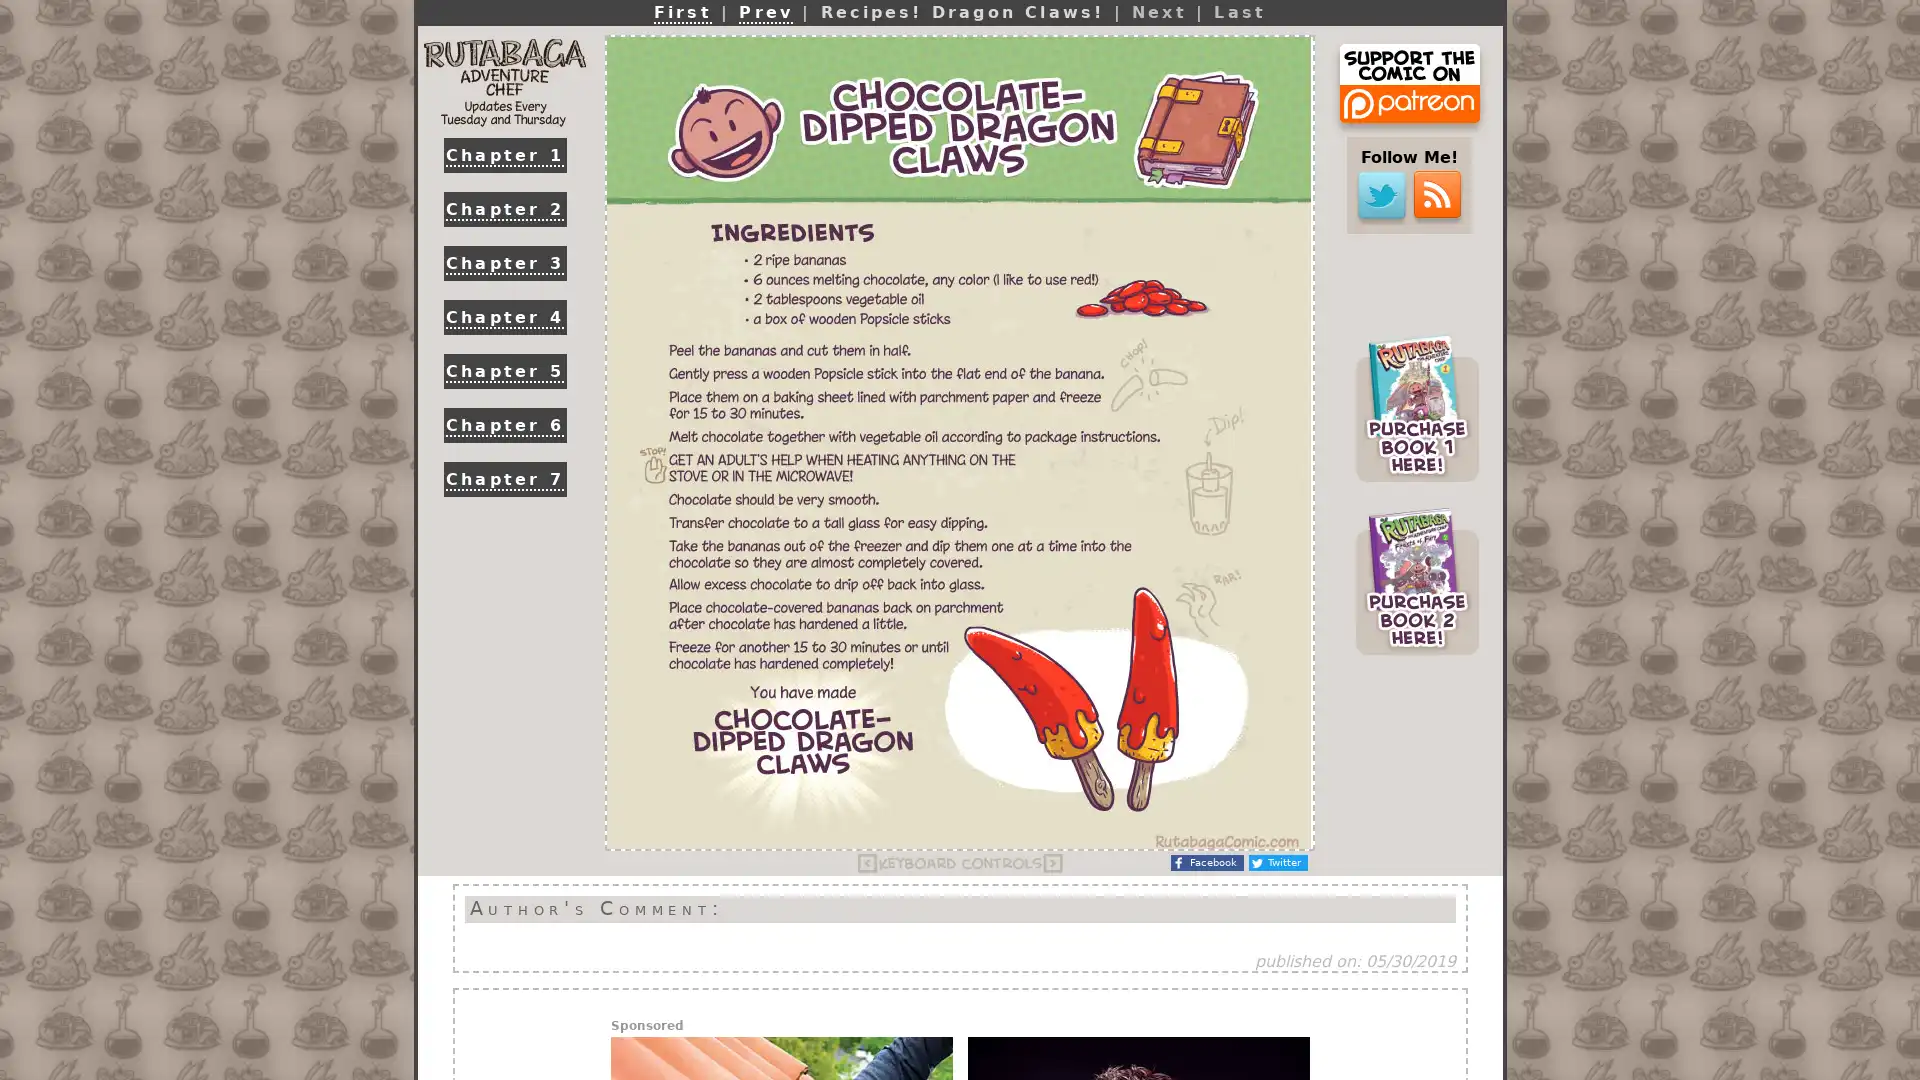  Describe the element at coordinates (1277, 862) in the screenshot. I see `Share to TwitterTwitter` at that location.